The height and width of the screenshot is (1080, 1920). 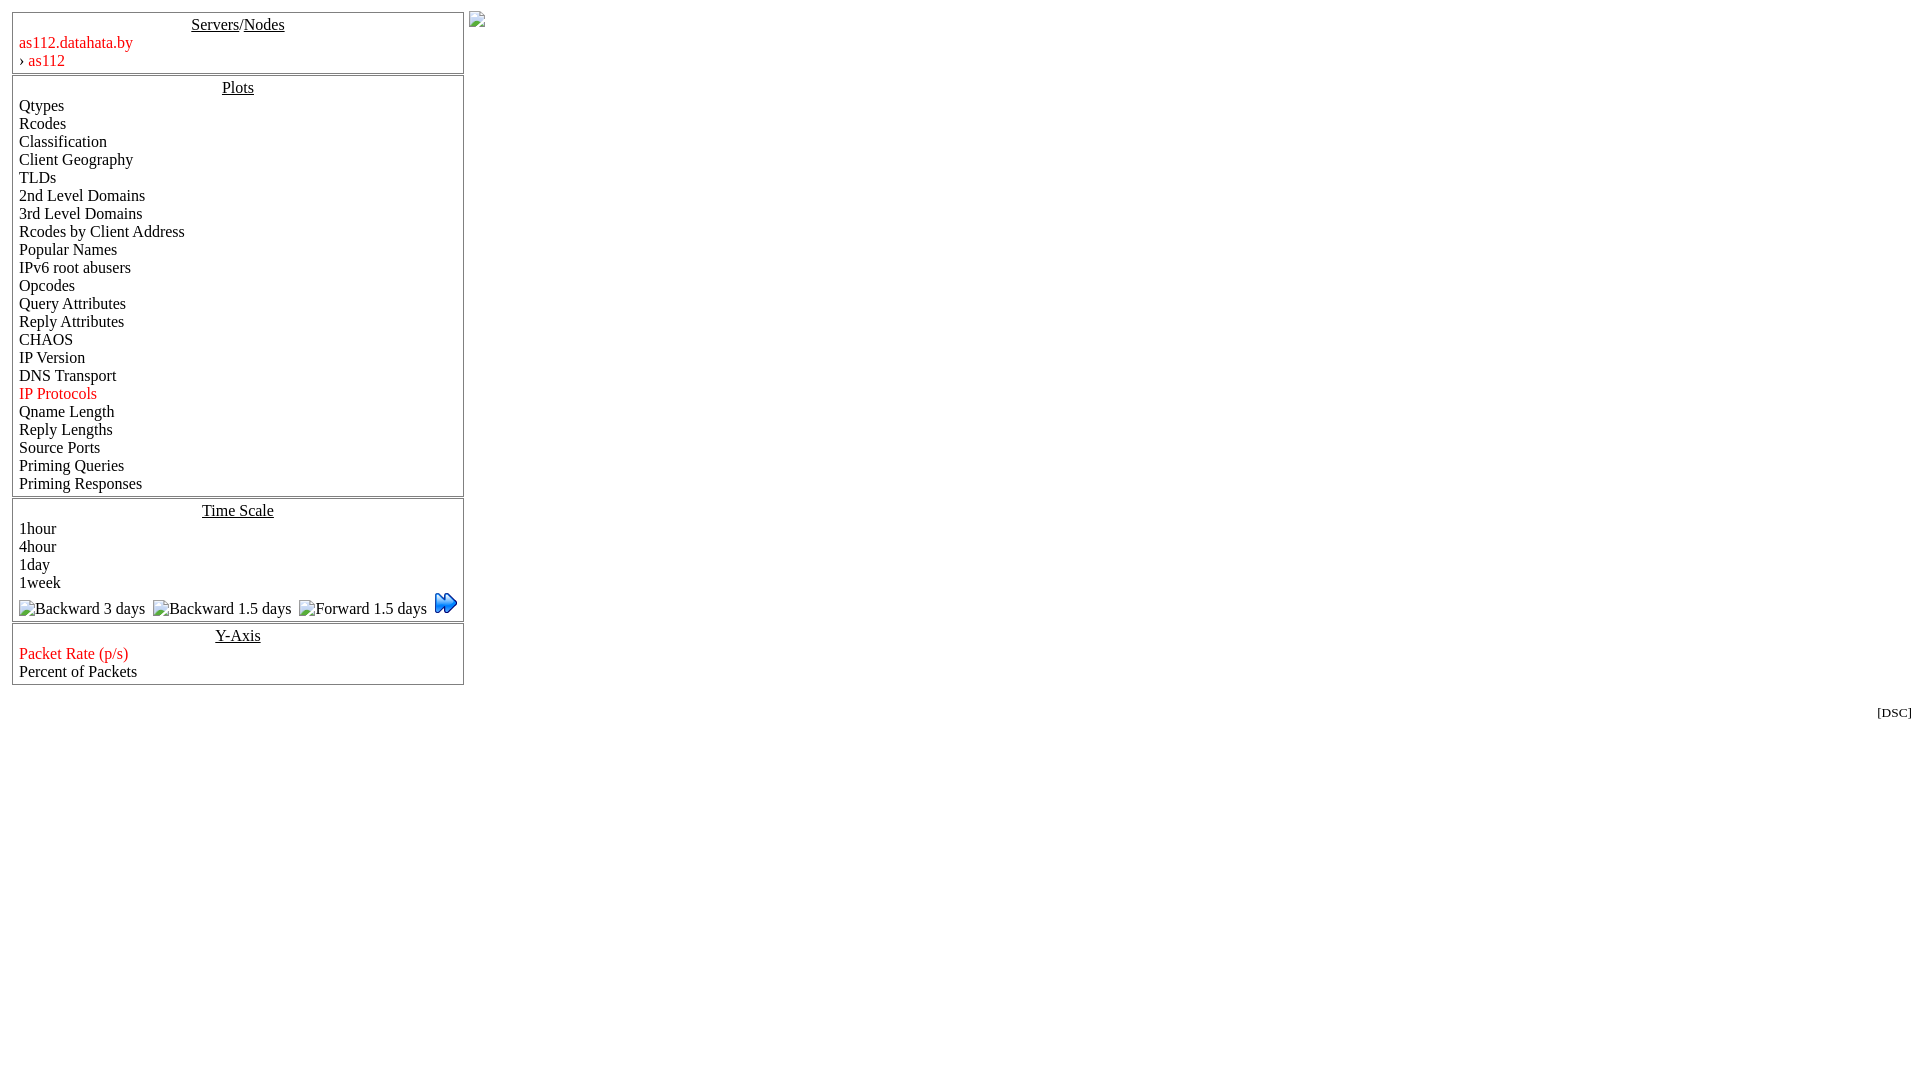 I want to click on 'Priming Responses', so click(x=19, y=483).